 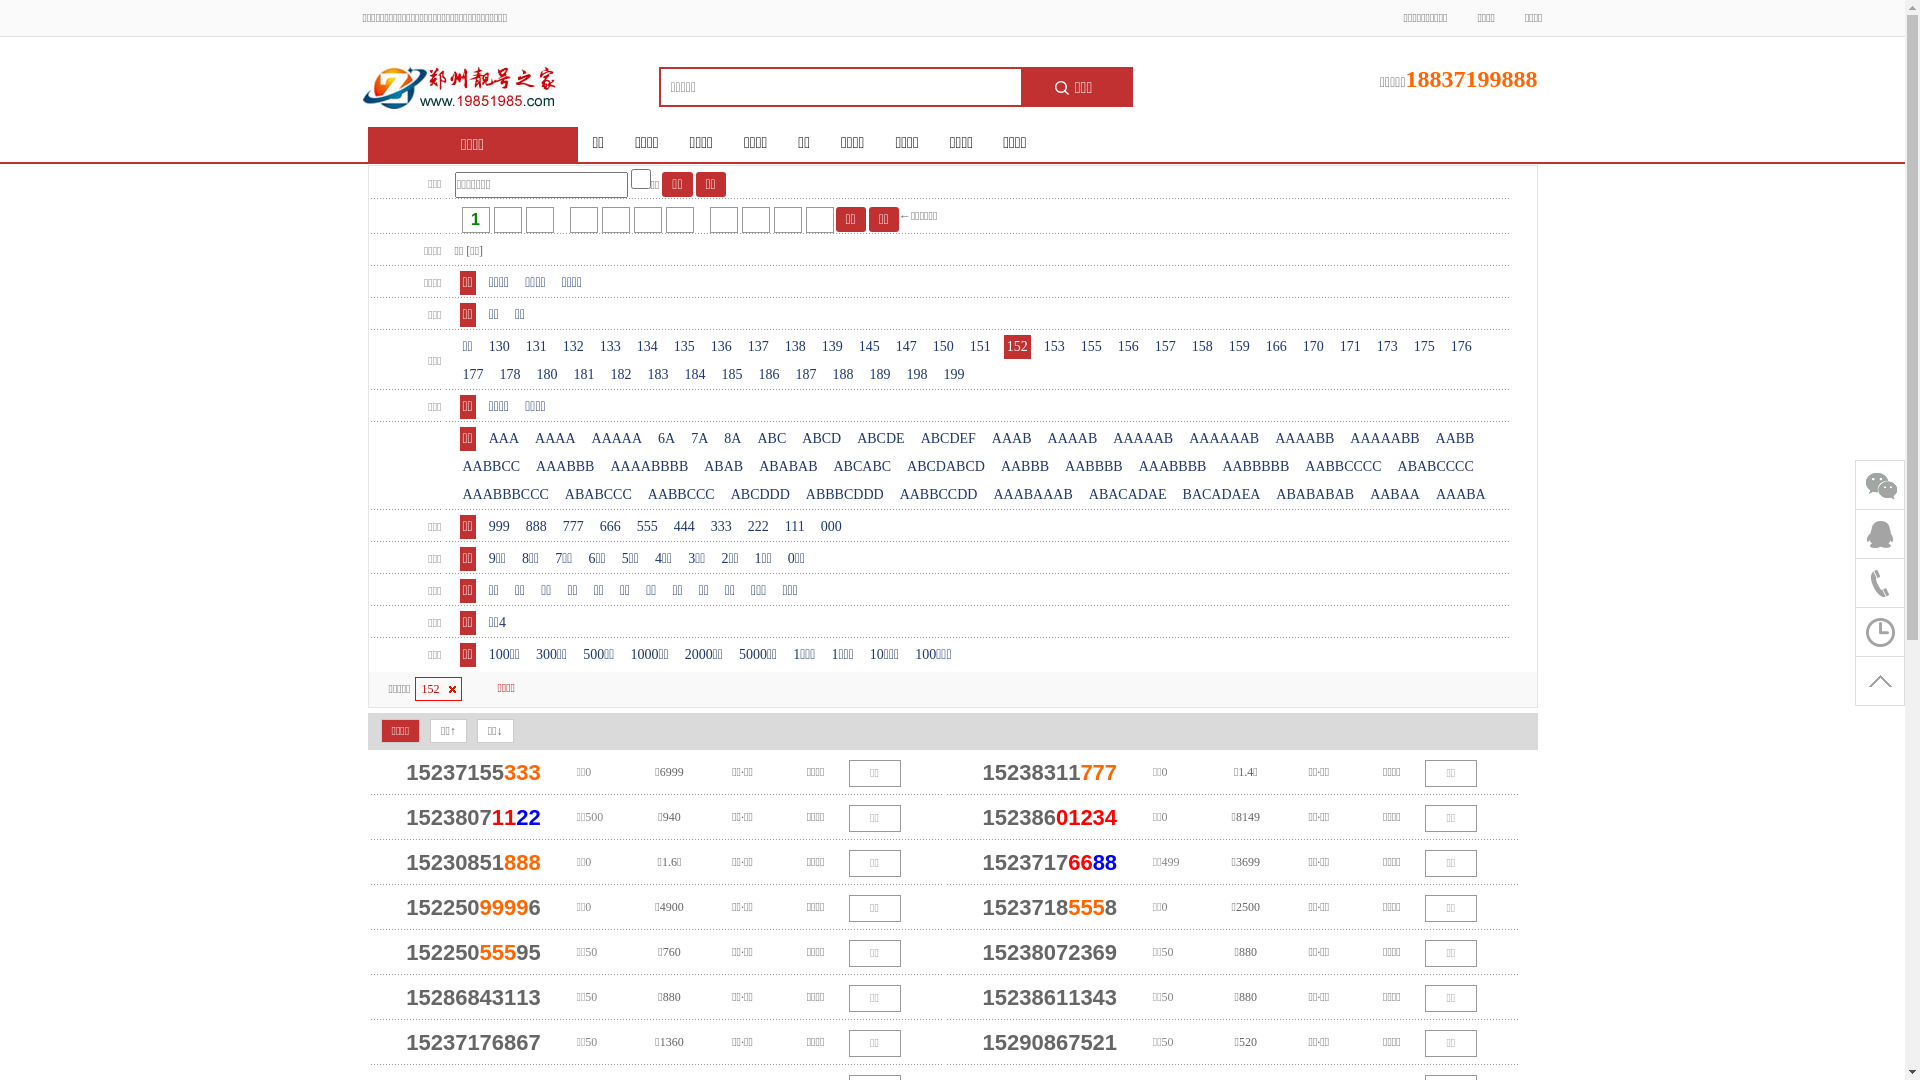 I want to click on '147', so click(x=891, y=346).